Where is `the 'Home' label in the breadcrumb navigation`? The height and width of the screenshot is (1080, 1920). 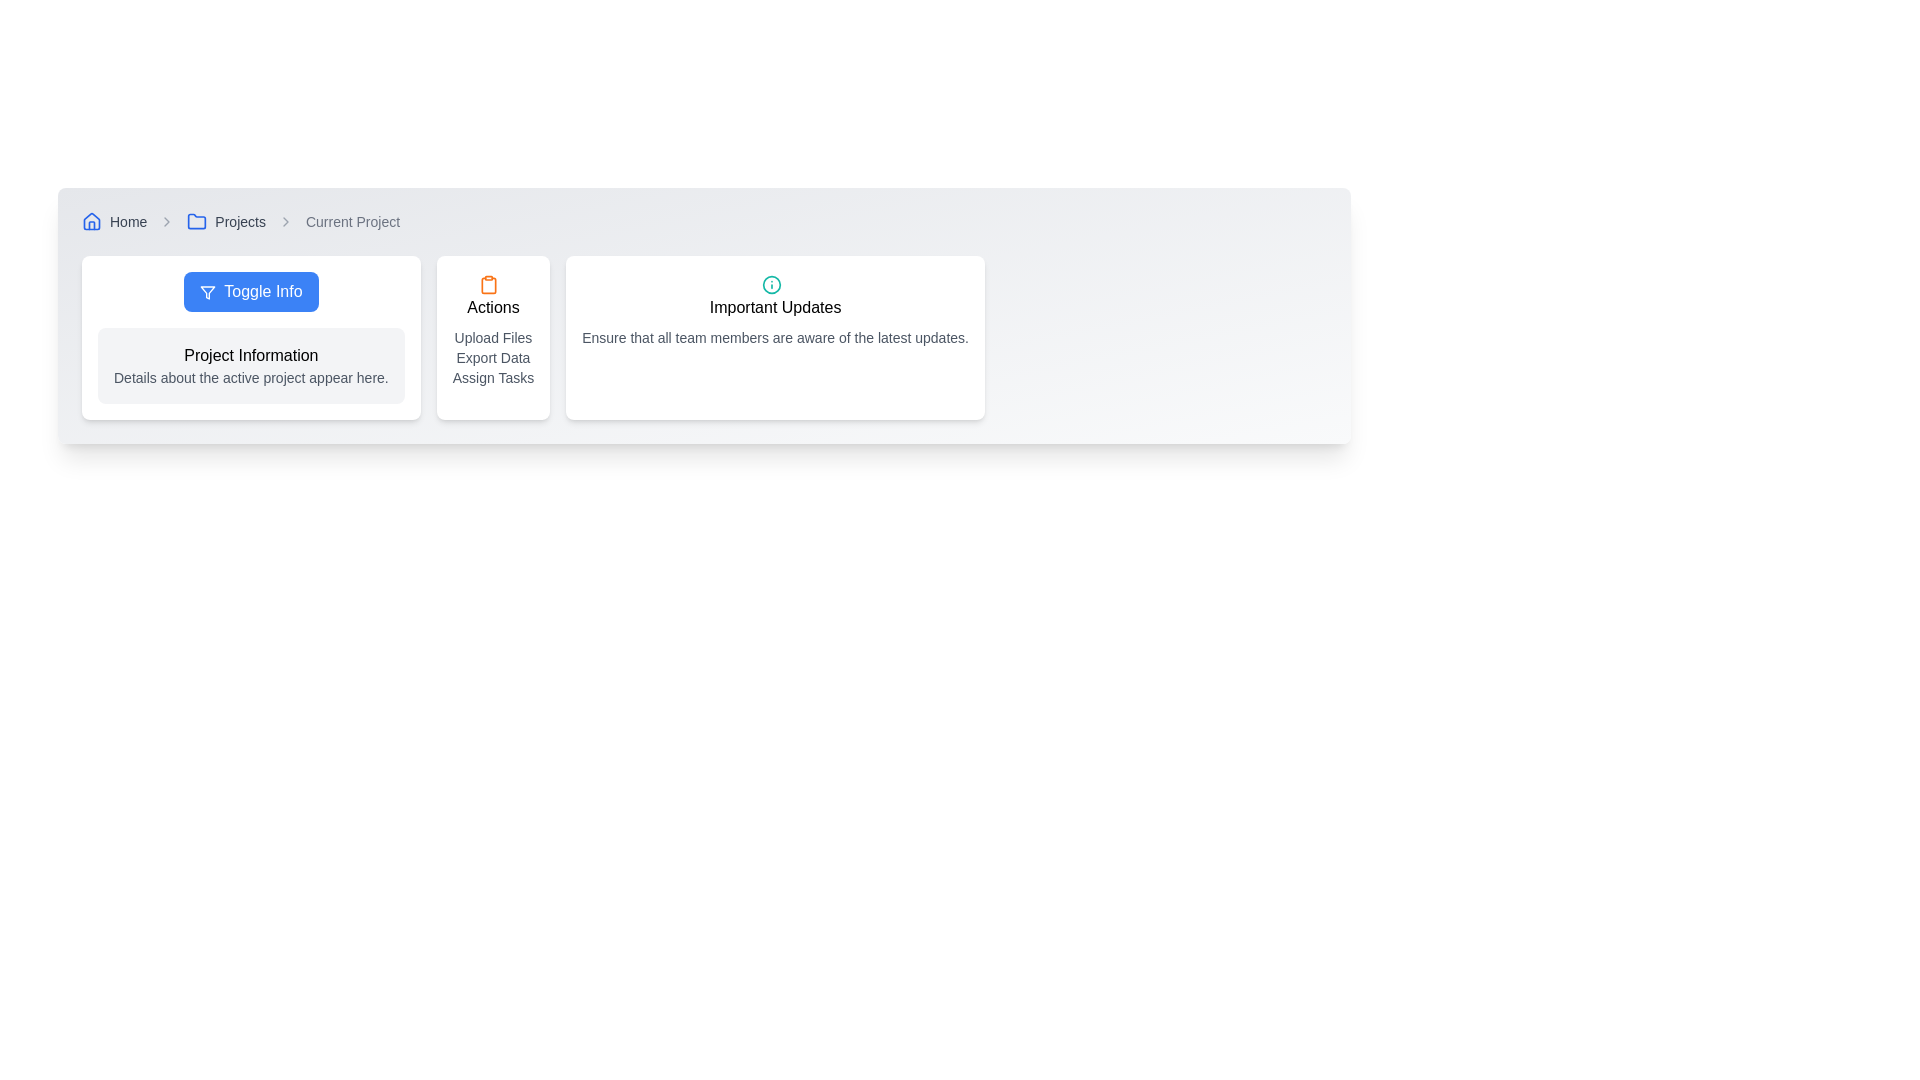
the 'Home' label in the breadcrumb navigation is located at coordinates (113, 222).